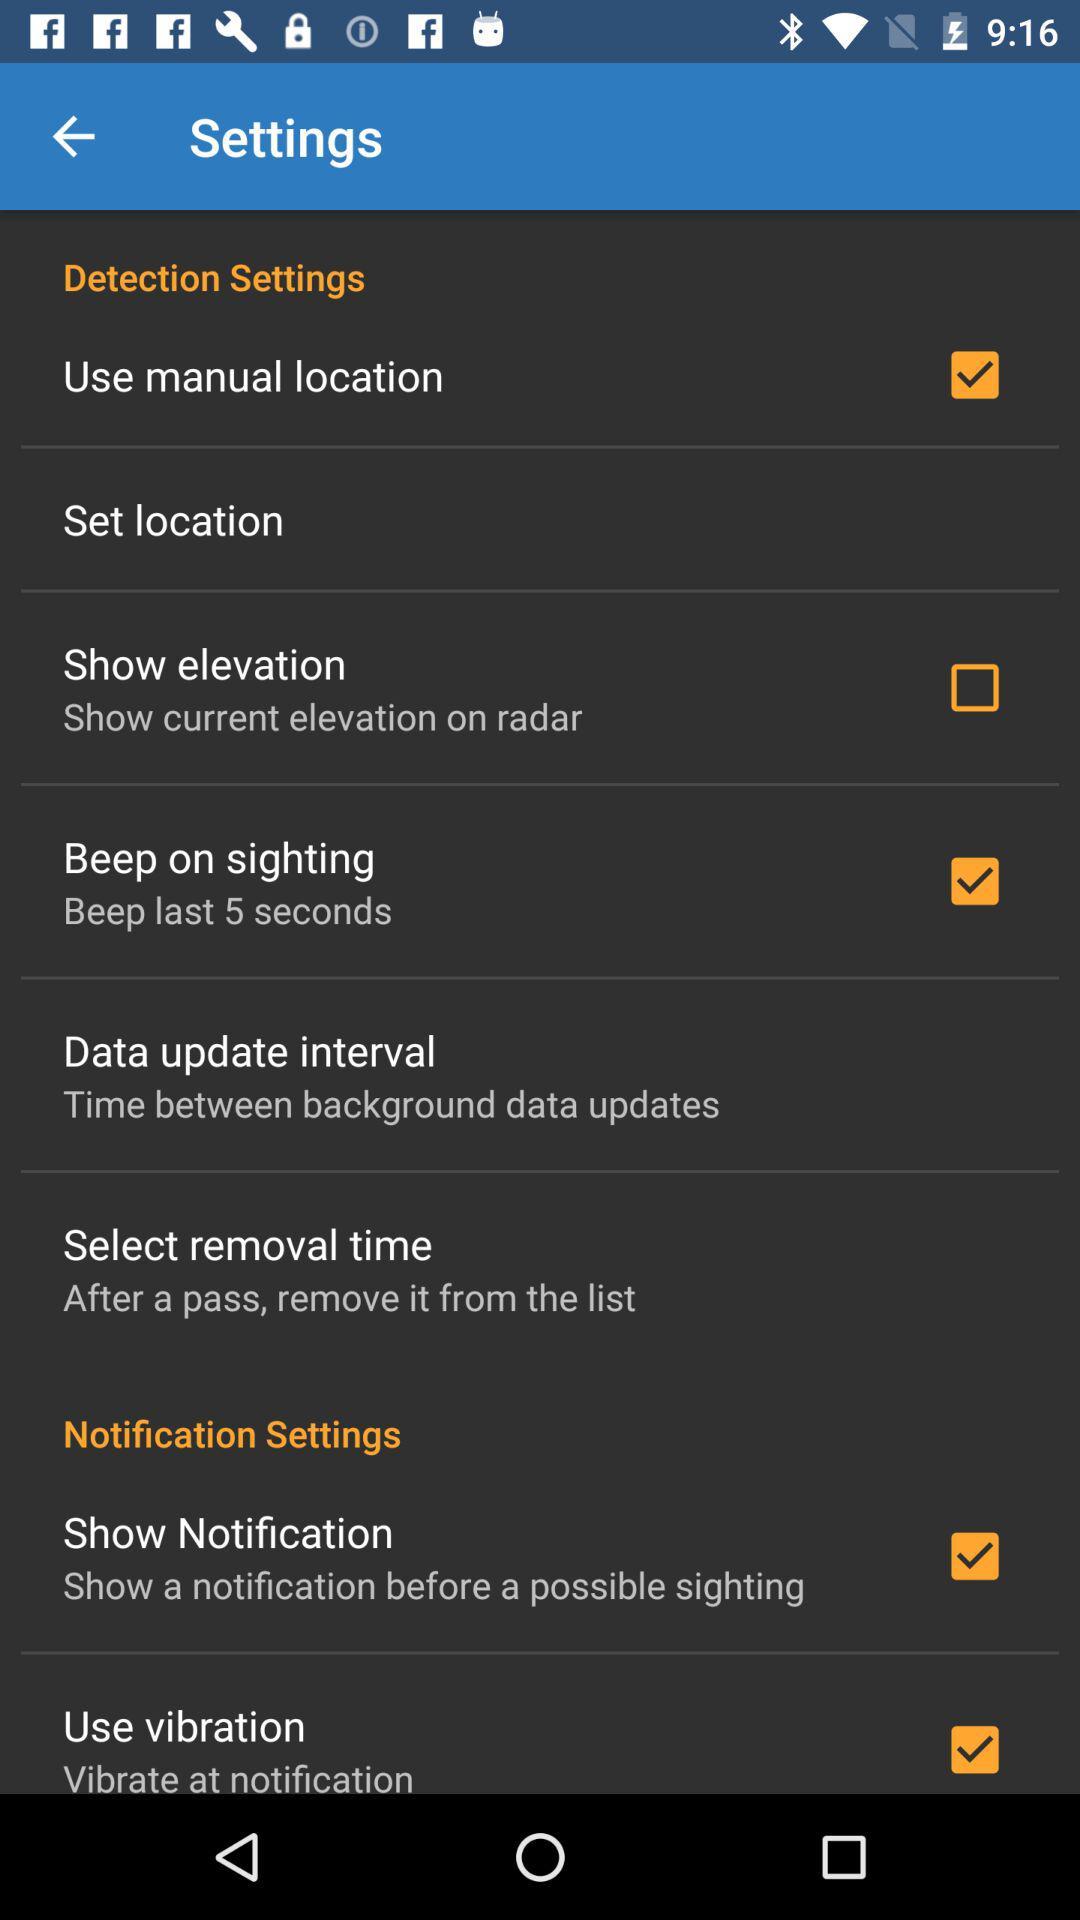  I want to click on item to the left of the settings icon, so click(72, 135).